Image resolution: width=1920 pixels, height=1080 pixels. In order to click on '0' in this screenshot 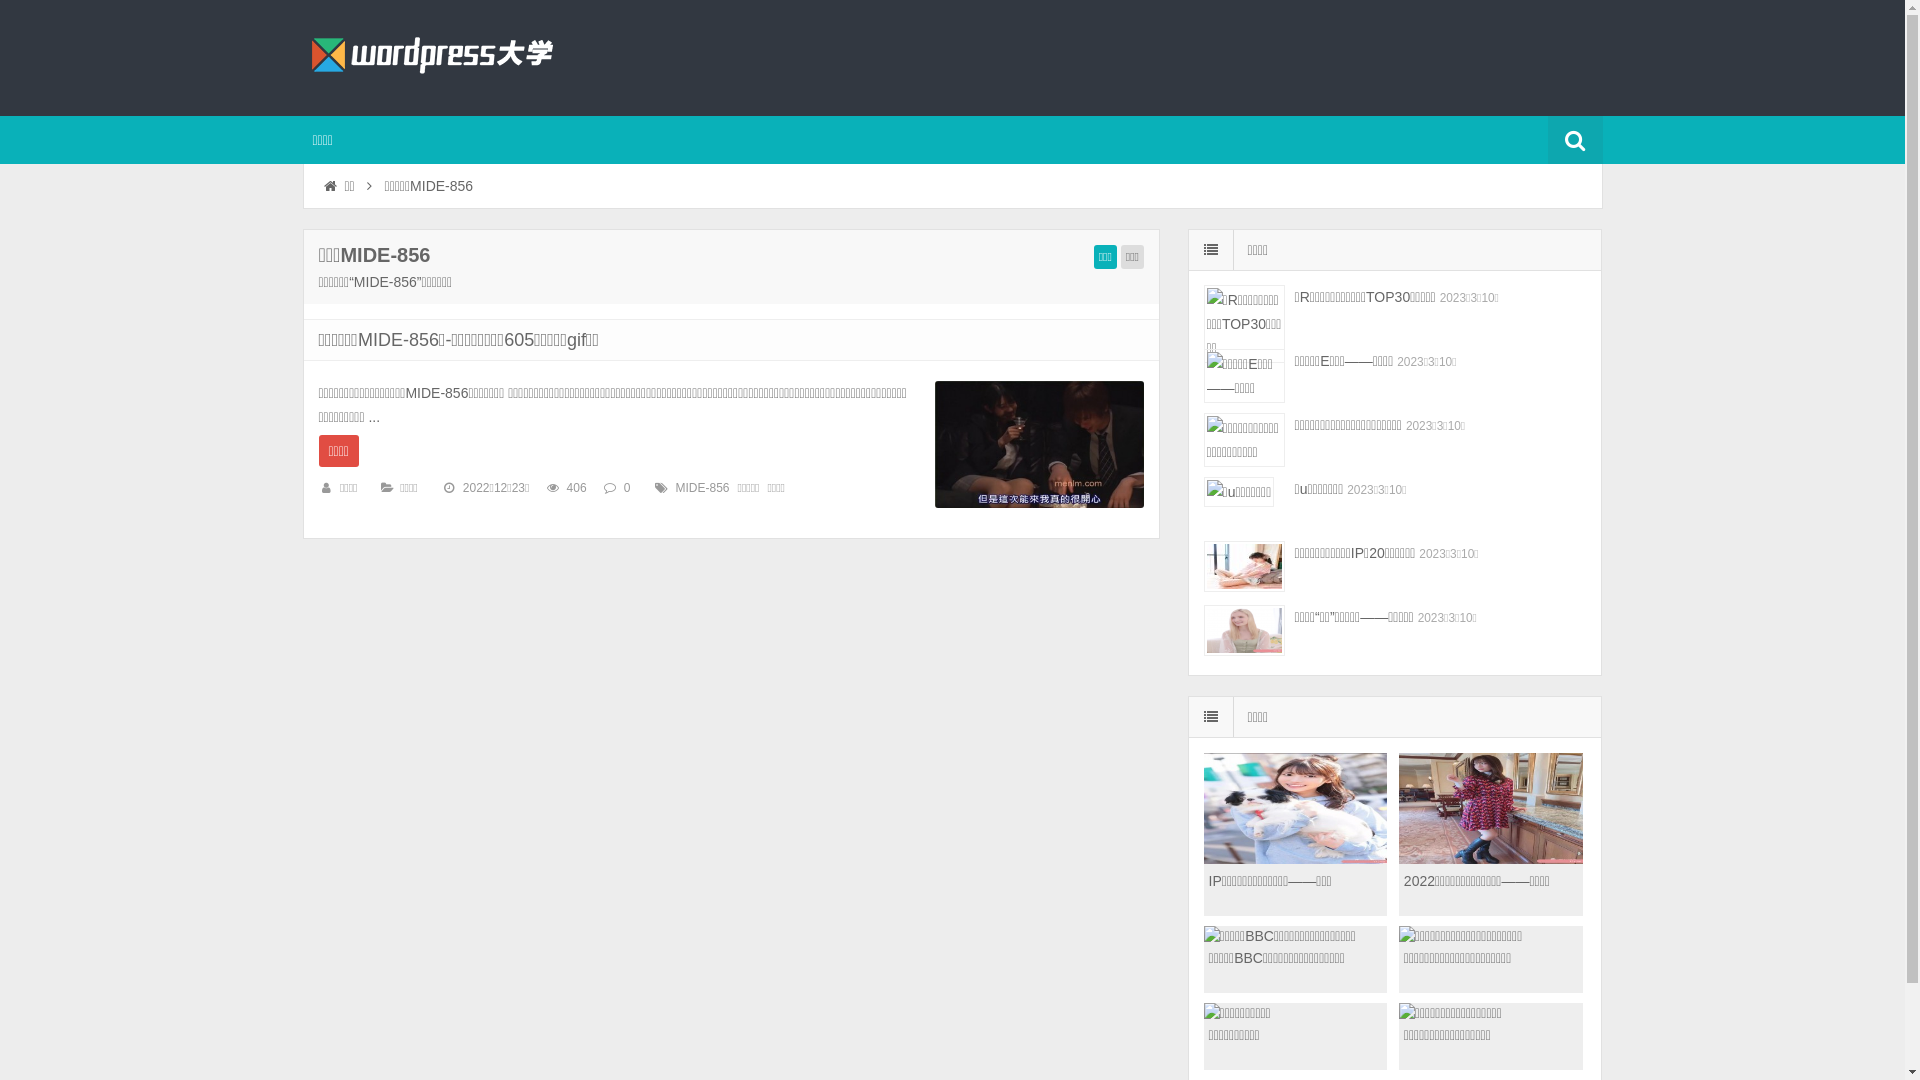, I will do `click(626, 488)`.